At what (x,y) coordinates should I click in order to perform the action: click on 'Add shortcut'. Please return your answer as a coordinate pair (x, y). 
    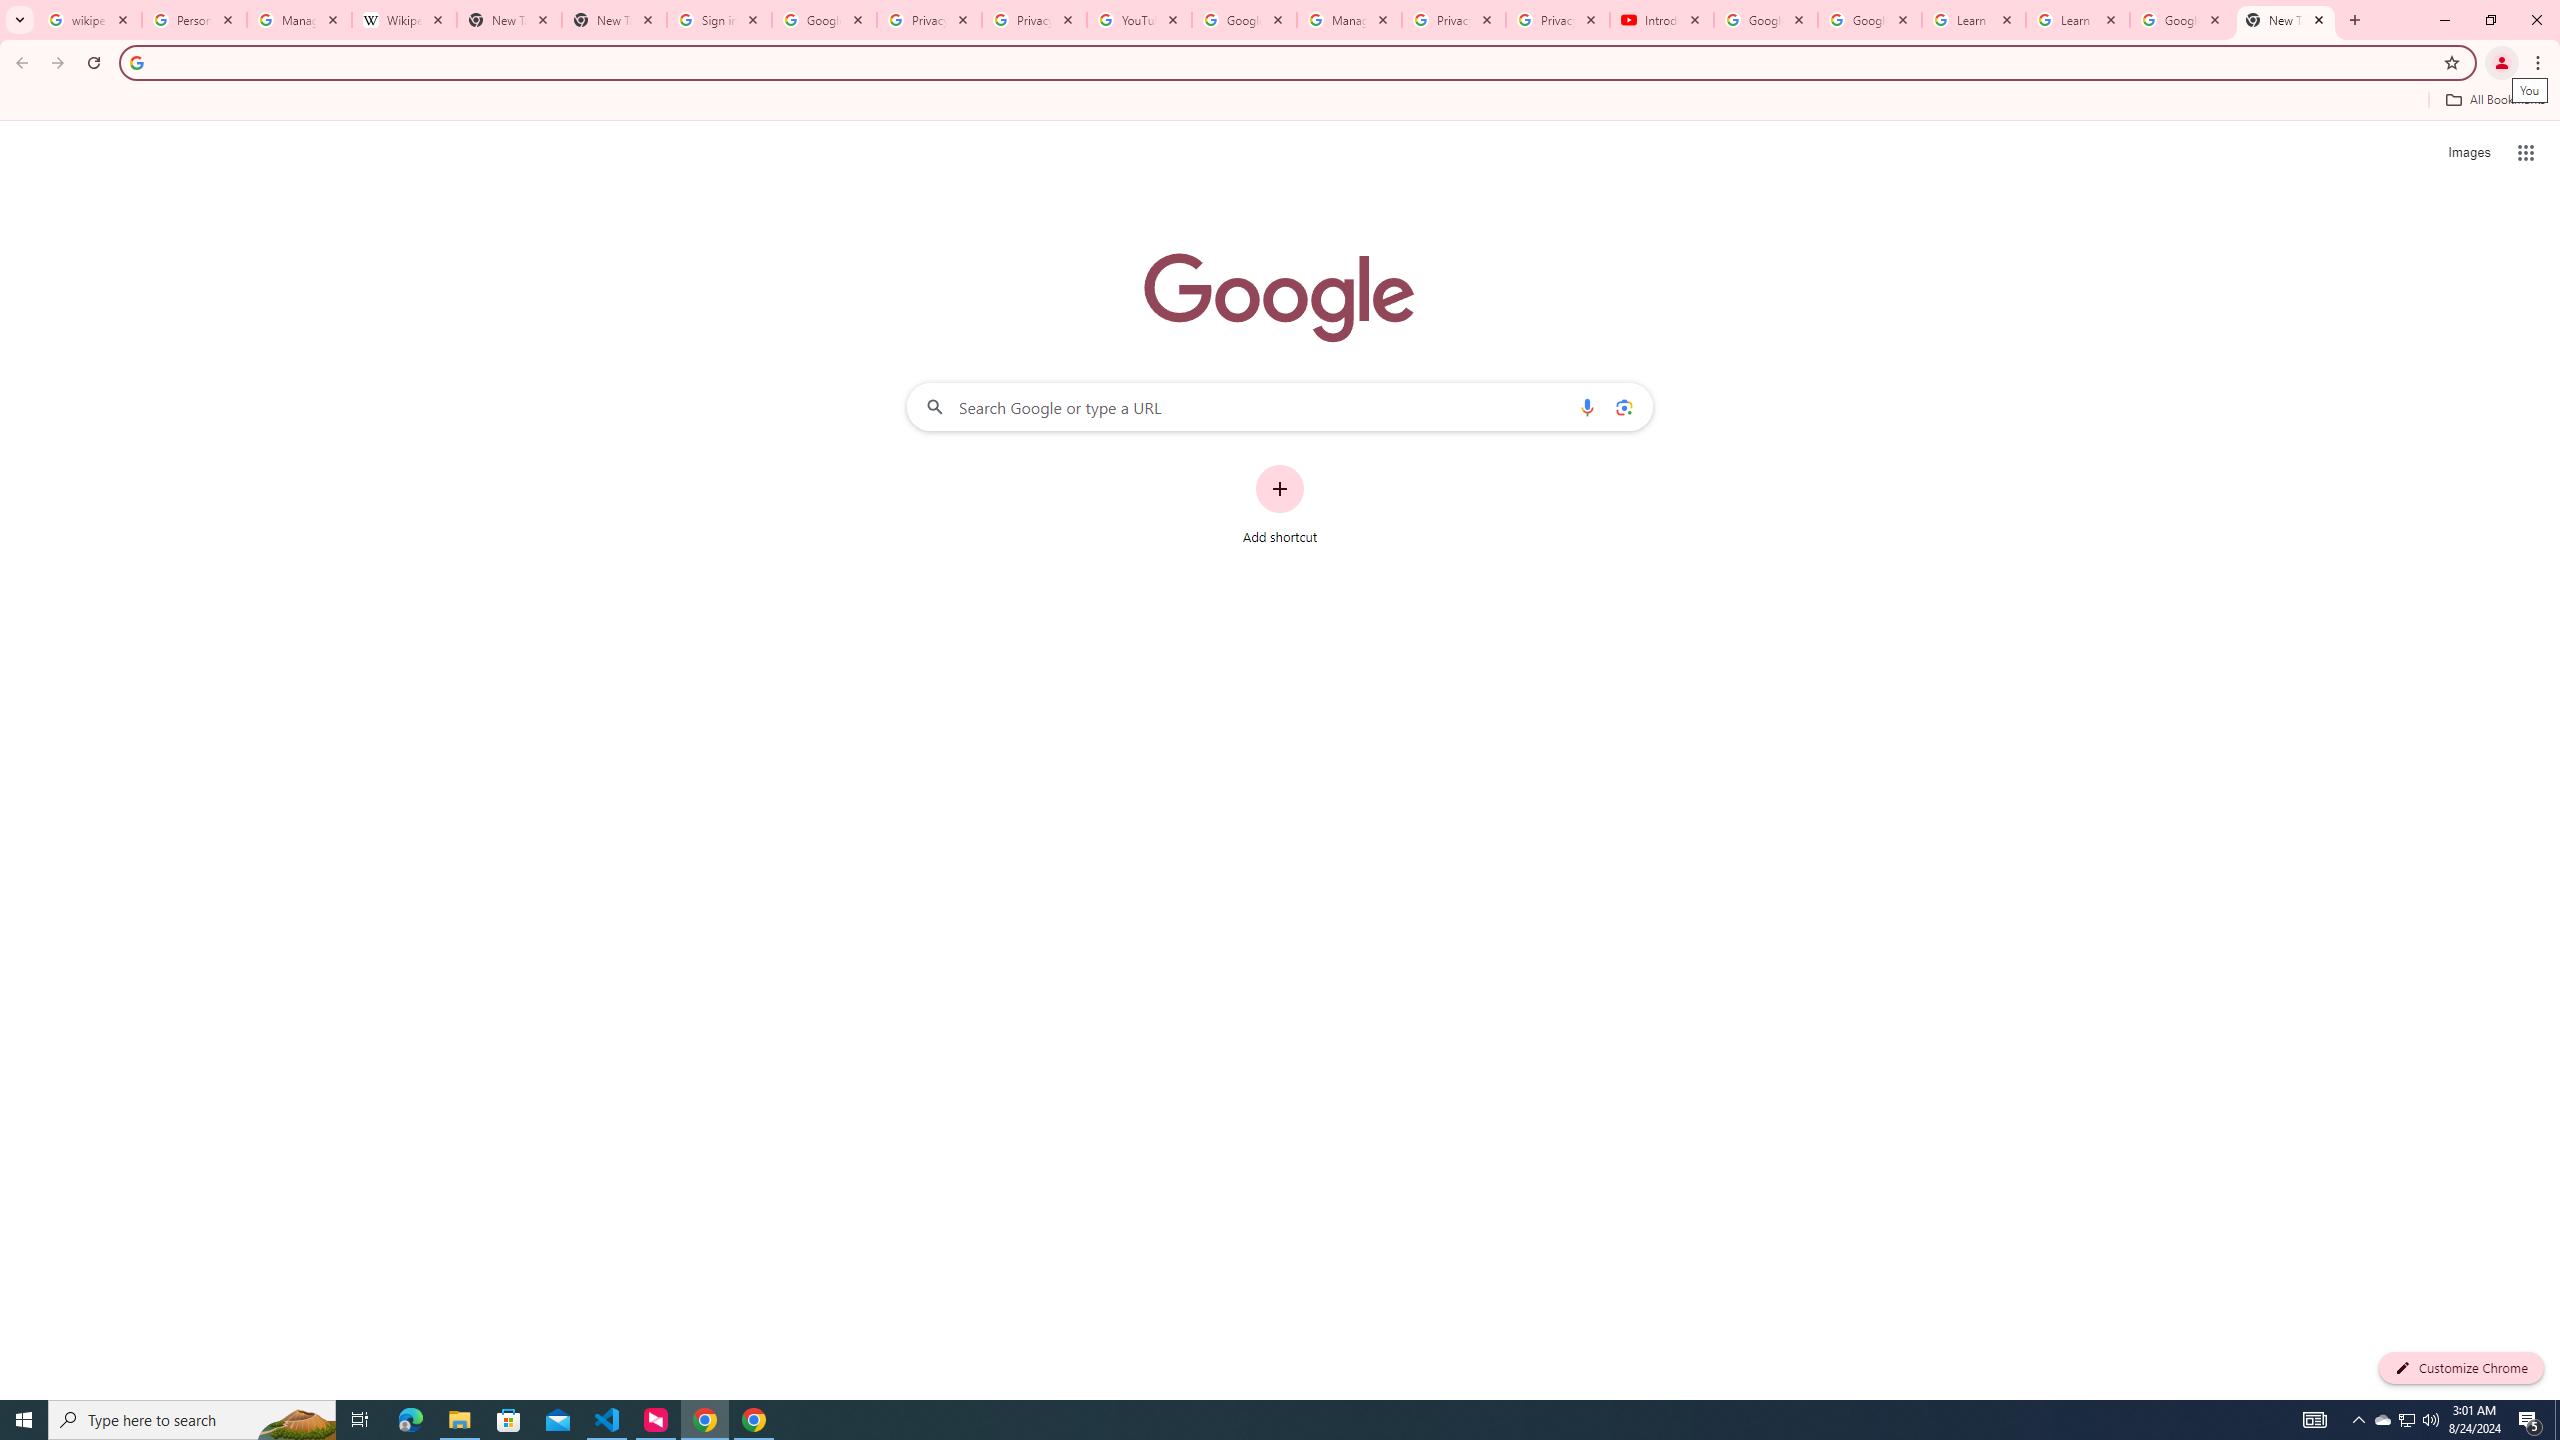
    Looking at the image, I should click on (1280, 505).